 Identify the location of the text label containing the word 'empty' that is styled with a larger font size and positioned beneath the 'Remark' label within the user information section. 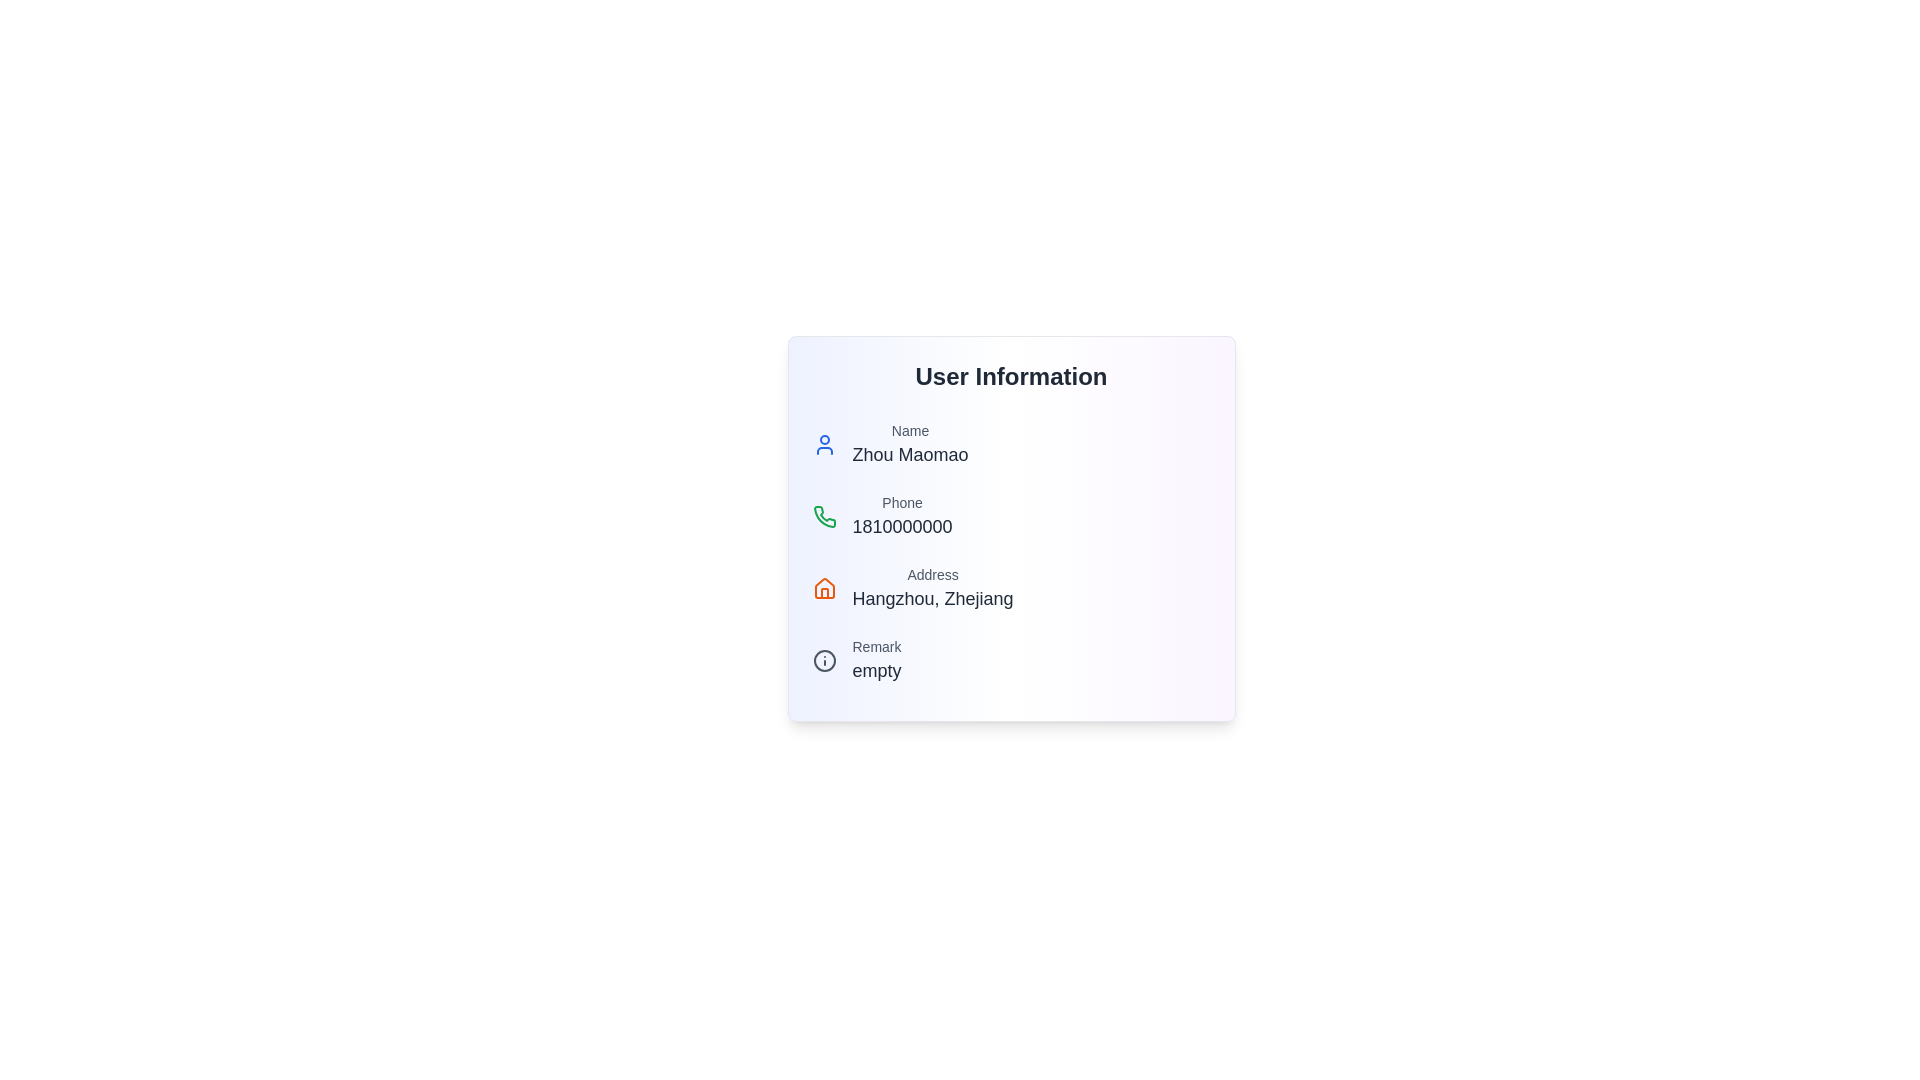
(877, 671).